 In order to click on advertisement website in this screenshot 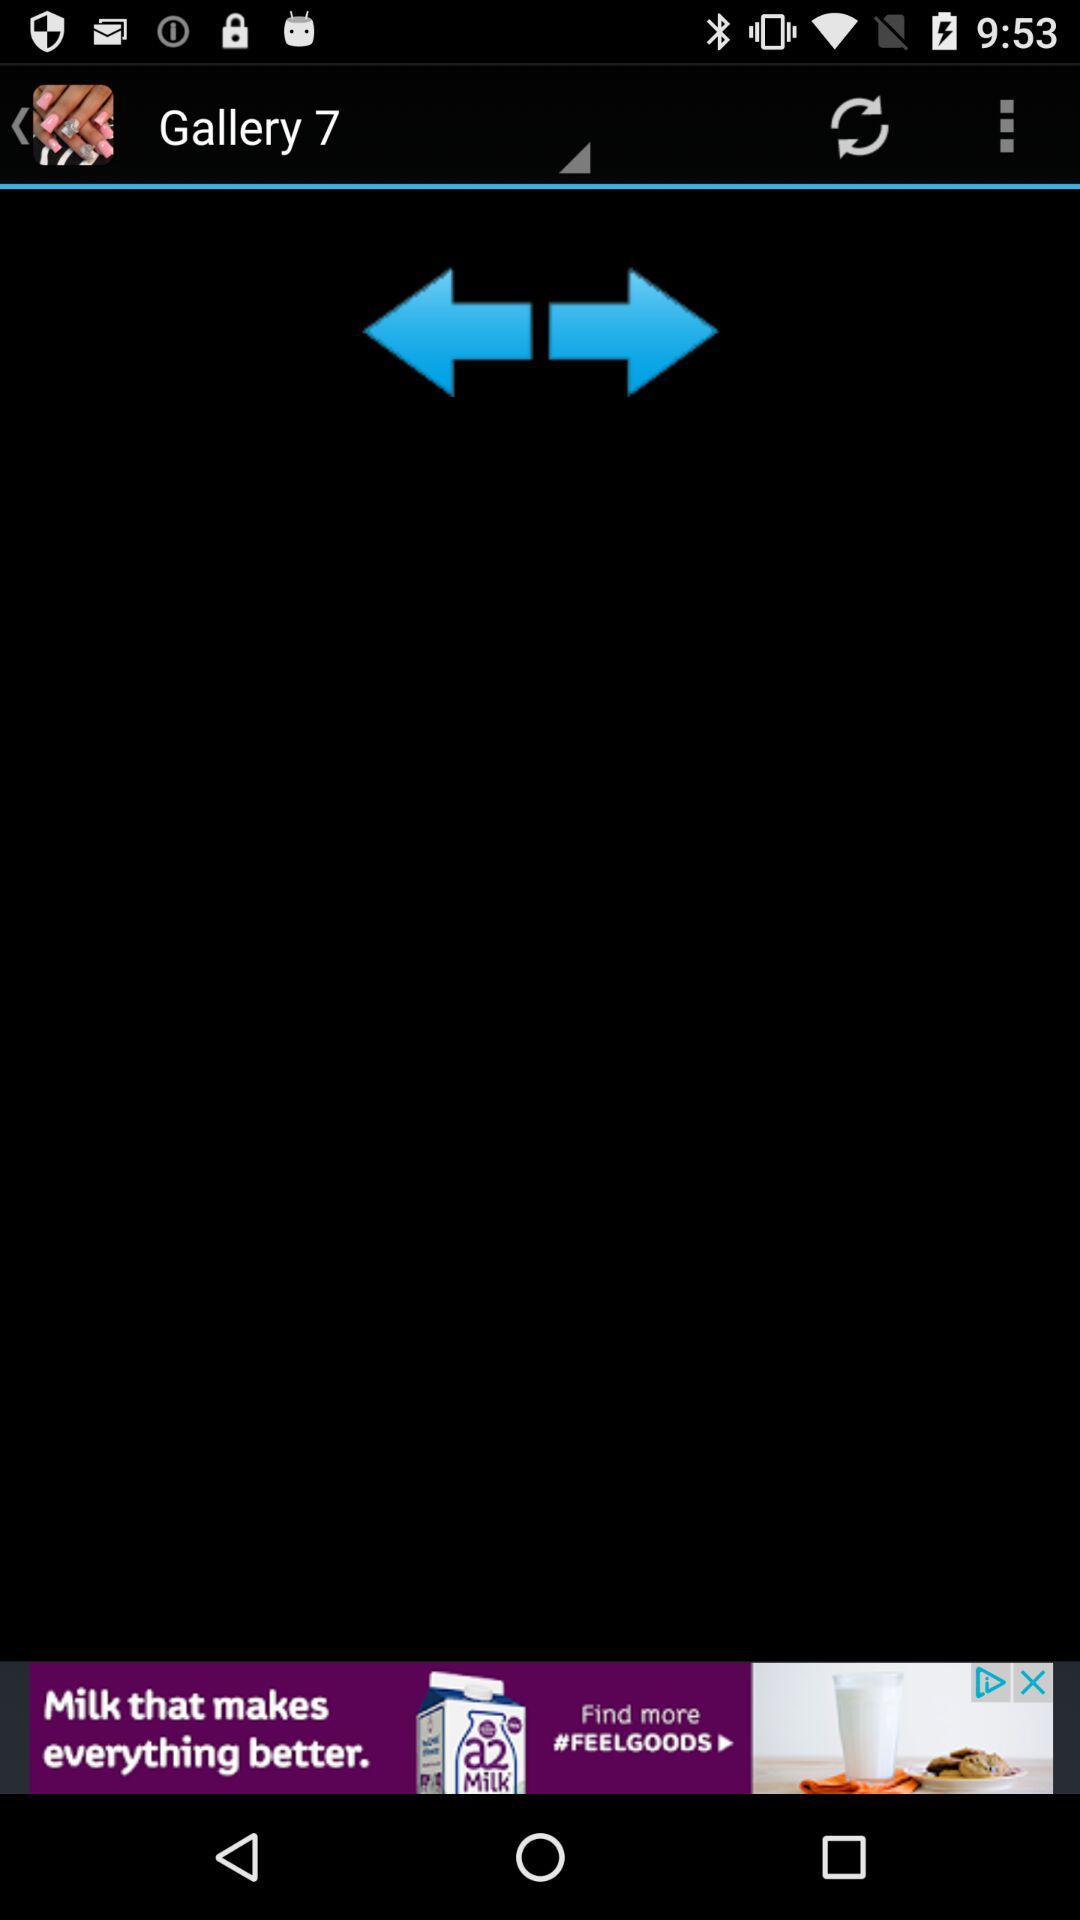, I will do `click(540, 1727)`.